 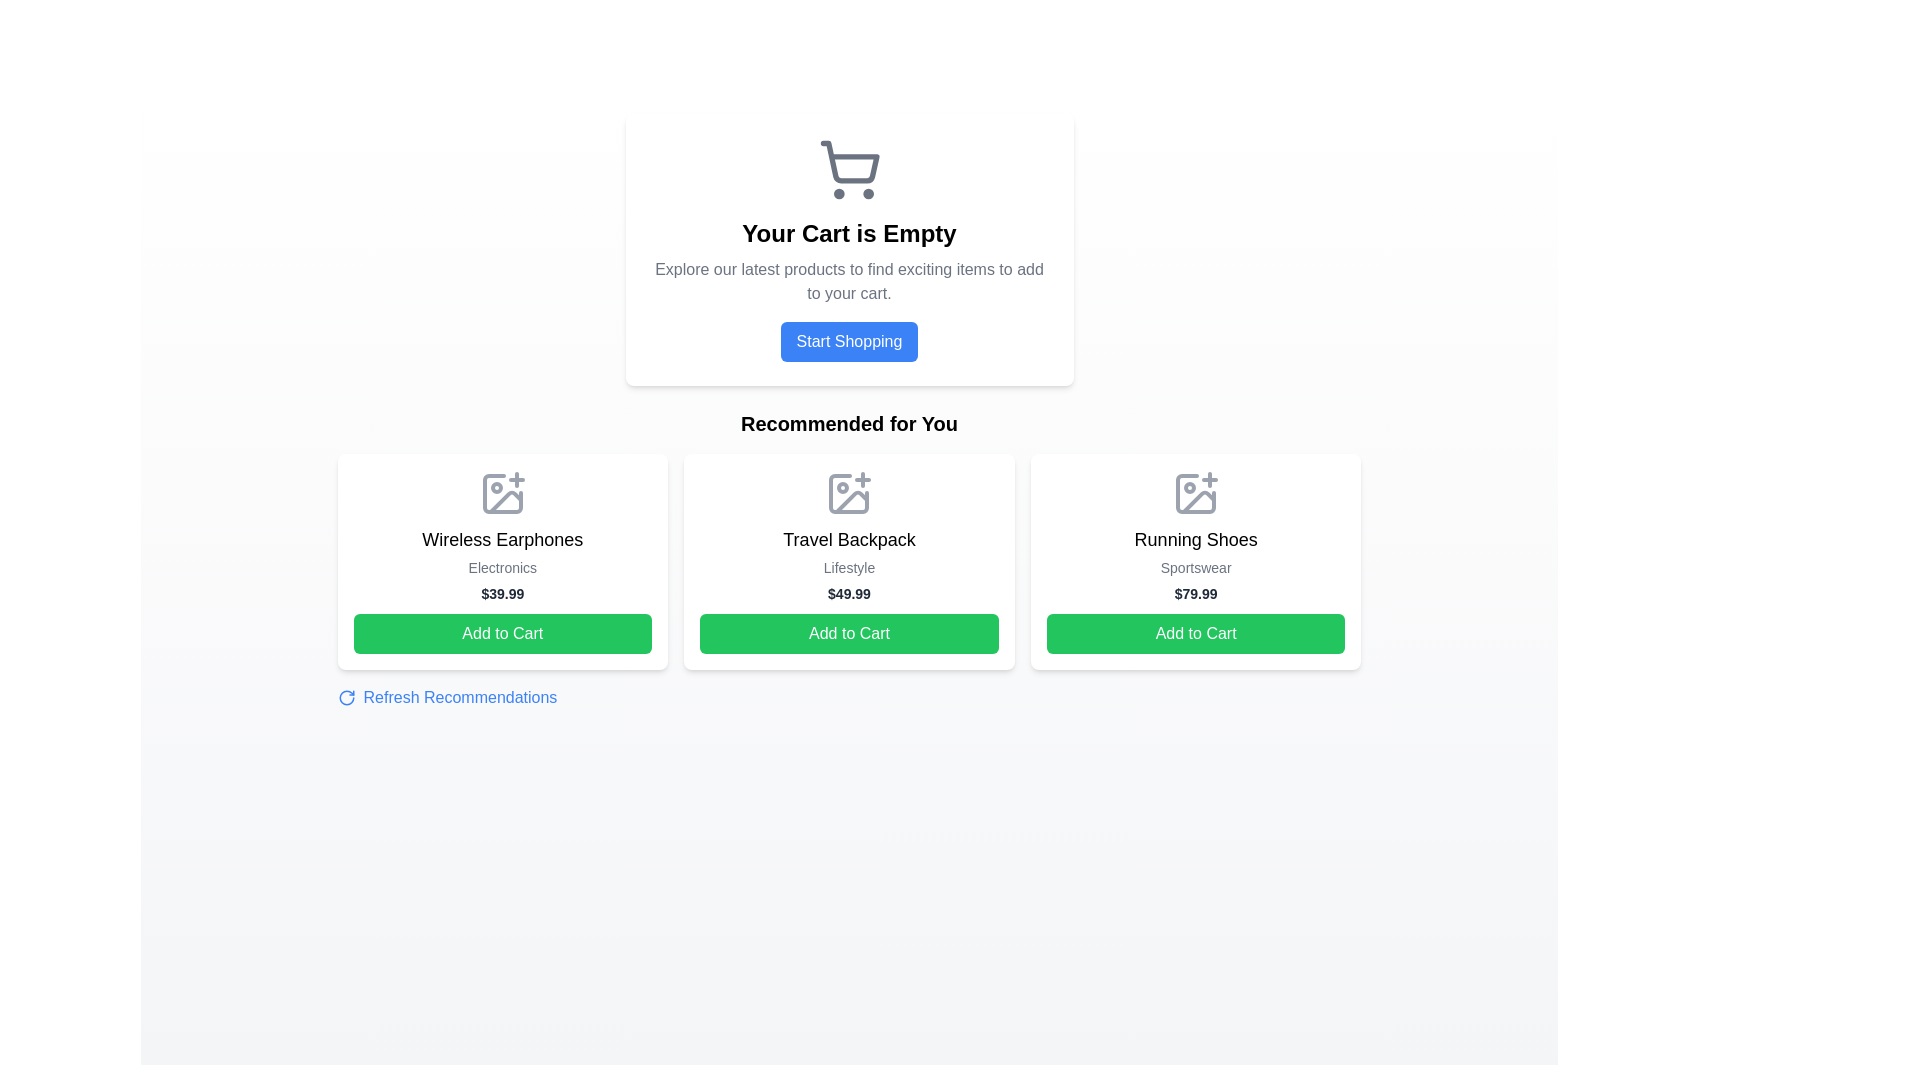 What do you see at coordinates (849, 633) in the screenshot?
I see `the 'Add Travel Backpack to Cart' button located in the 'Recommended for You' section to change its background color` at bounding box center [849, 633].